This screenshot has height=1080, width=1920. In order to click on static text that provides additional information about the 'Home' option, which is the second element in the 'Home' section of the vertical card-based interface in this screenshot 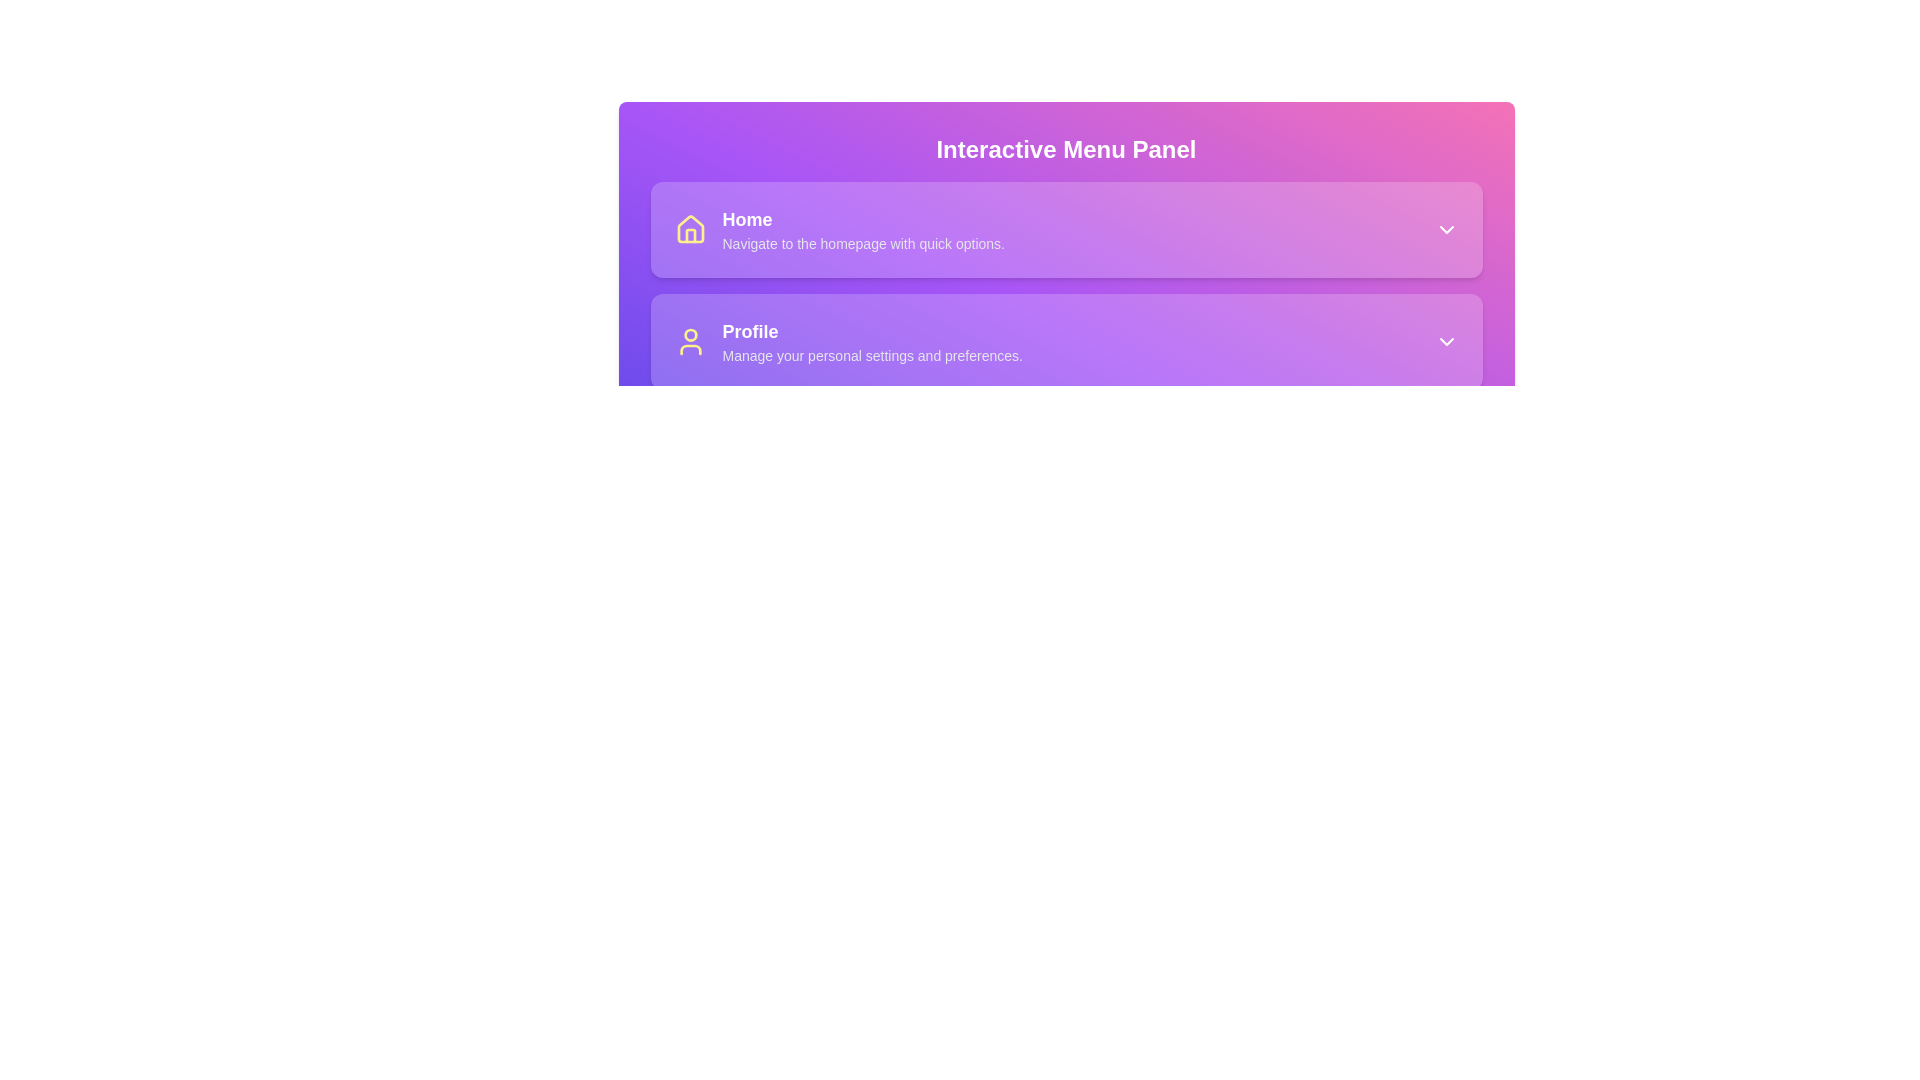, I will do `click(863, 242)`.